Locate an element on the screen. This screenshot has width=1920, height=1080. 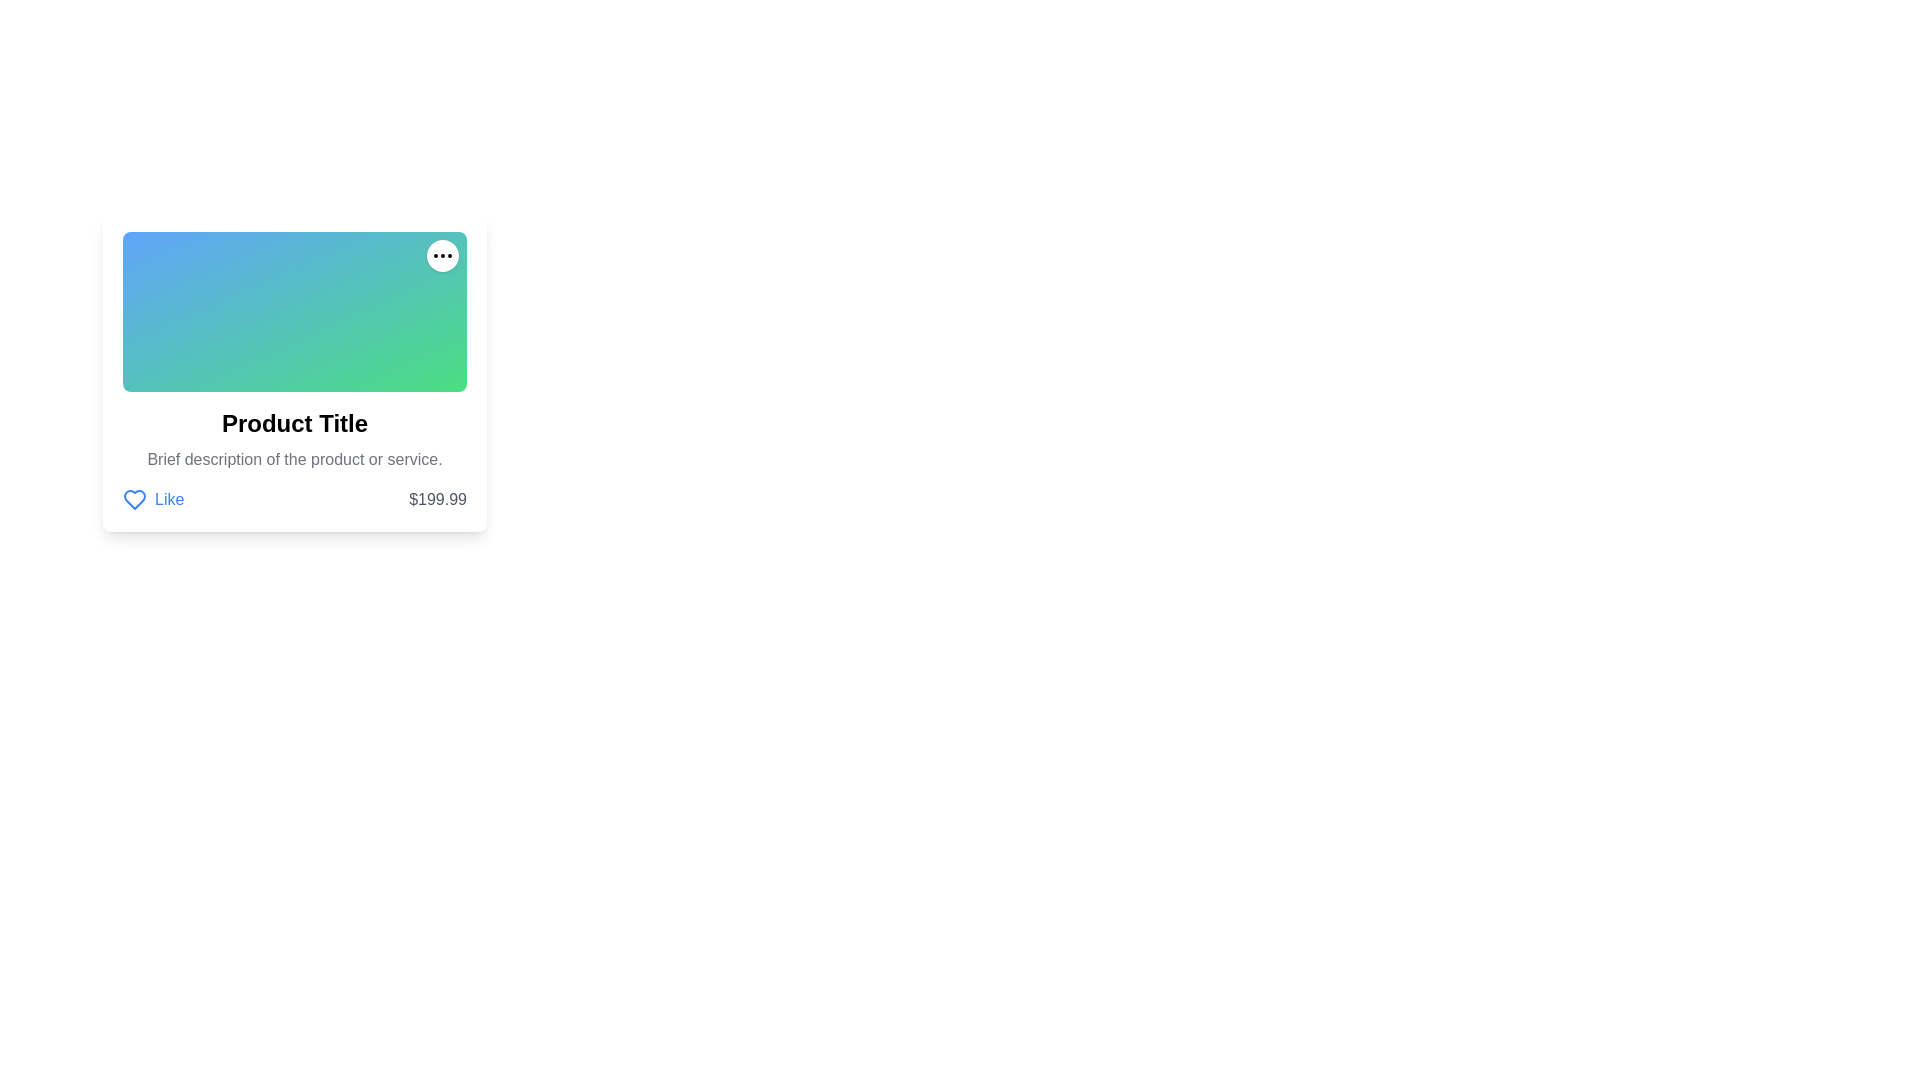
the heart-shaped icon with a thin blue outline located in the lower-left region of the card component, adjacent to the 'Like' text label is located at coordinates (133, 499).